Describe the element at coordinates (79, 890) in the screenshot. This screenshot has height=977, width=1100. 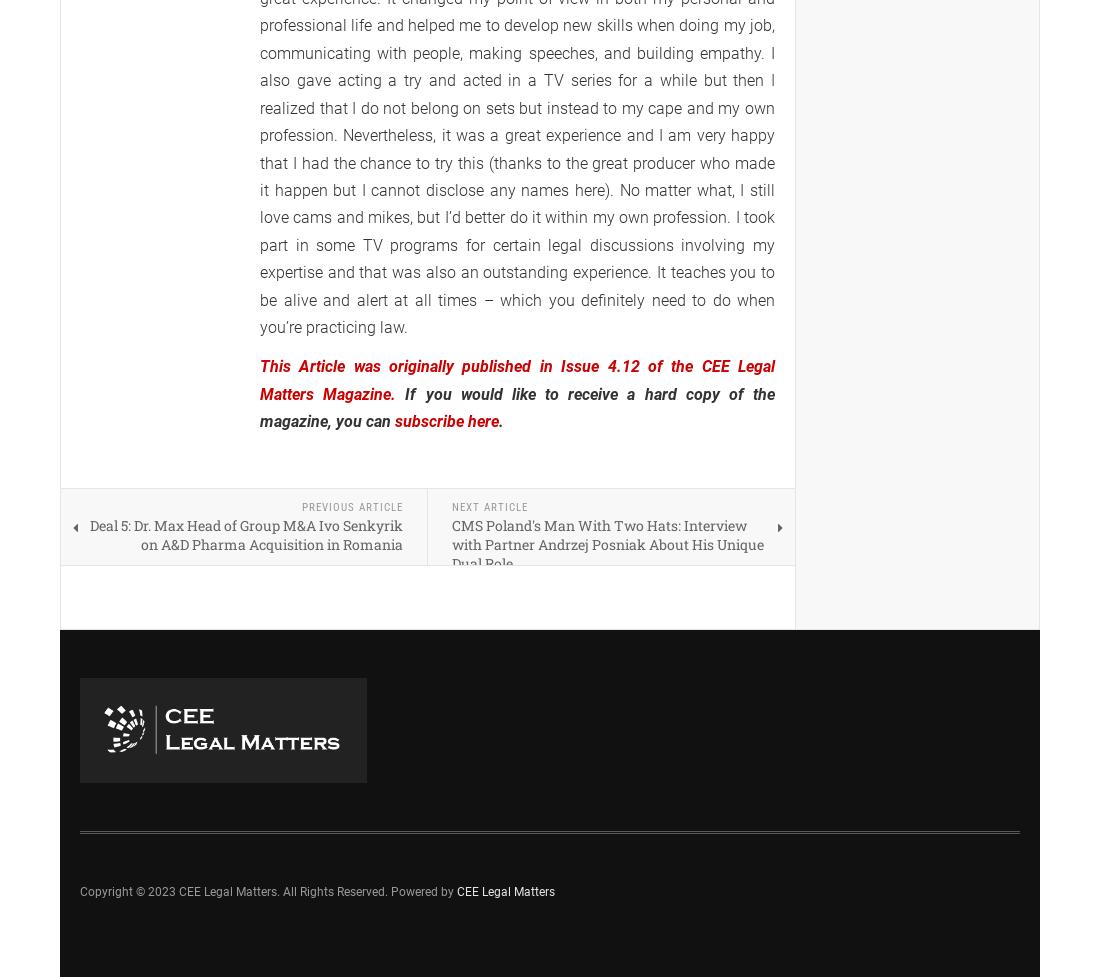
I see `'Copyright © 2023 CEE Legal Matters. All Rights Reserved. Powered by'` at that location.